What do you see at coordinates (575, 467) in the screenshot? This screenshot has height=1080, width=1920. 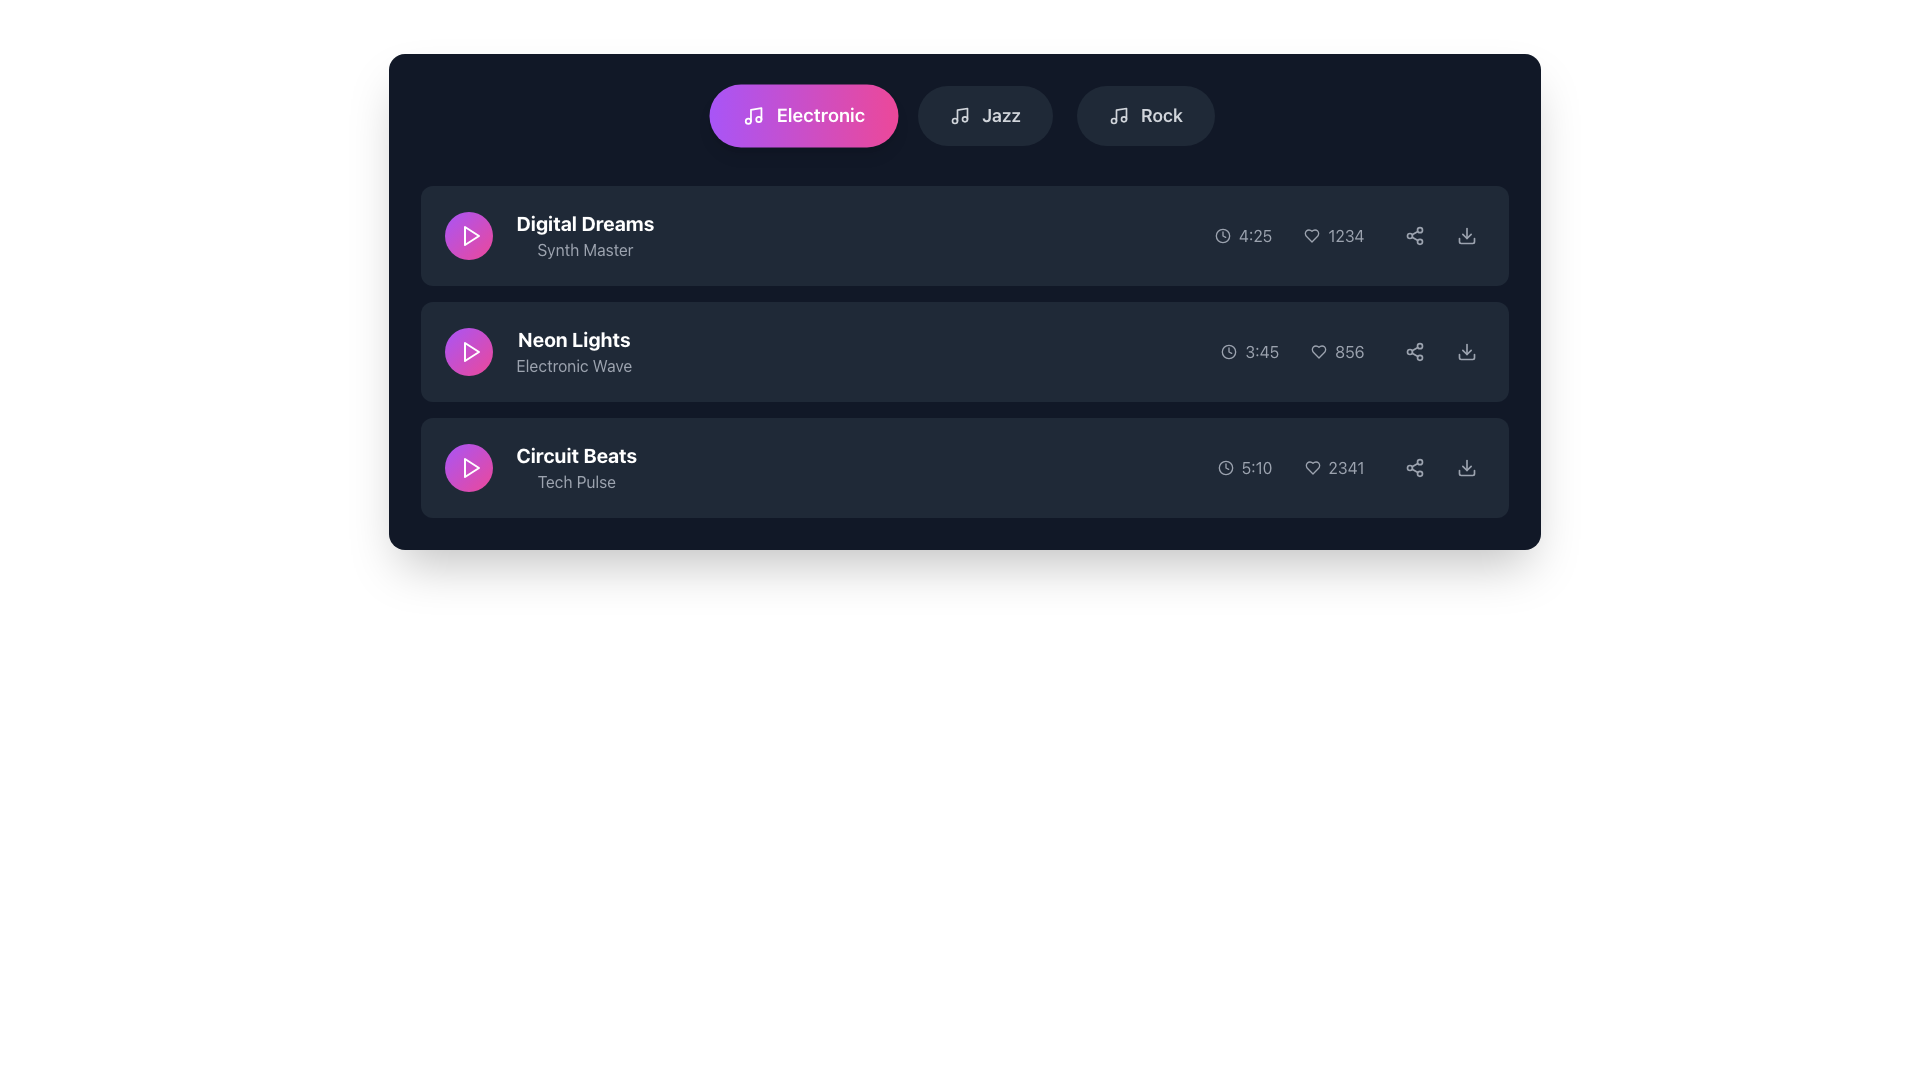 I see `the text label that serves as the title for the music track, located in the last row of the music track list, to the right of the play button` at bounding box center [575, 467].